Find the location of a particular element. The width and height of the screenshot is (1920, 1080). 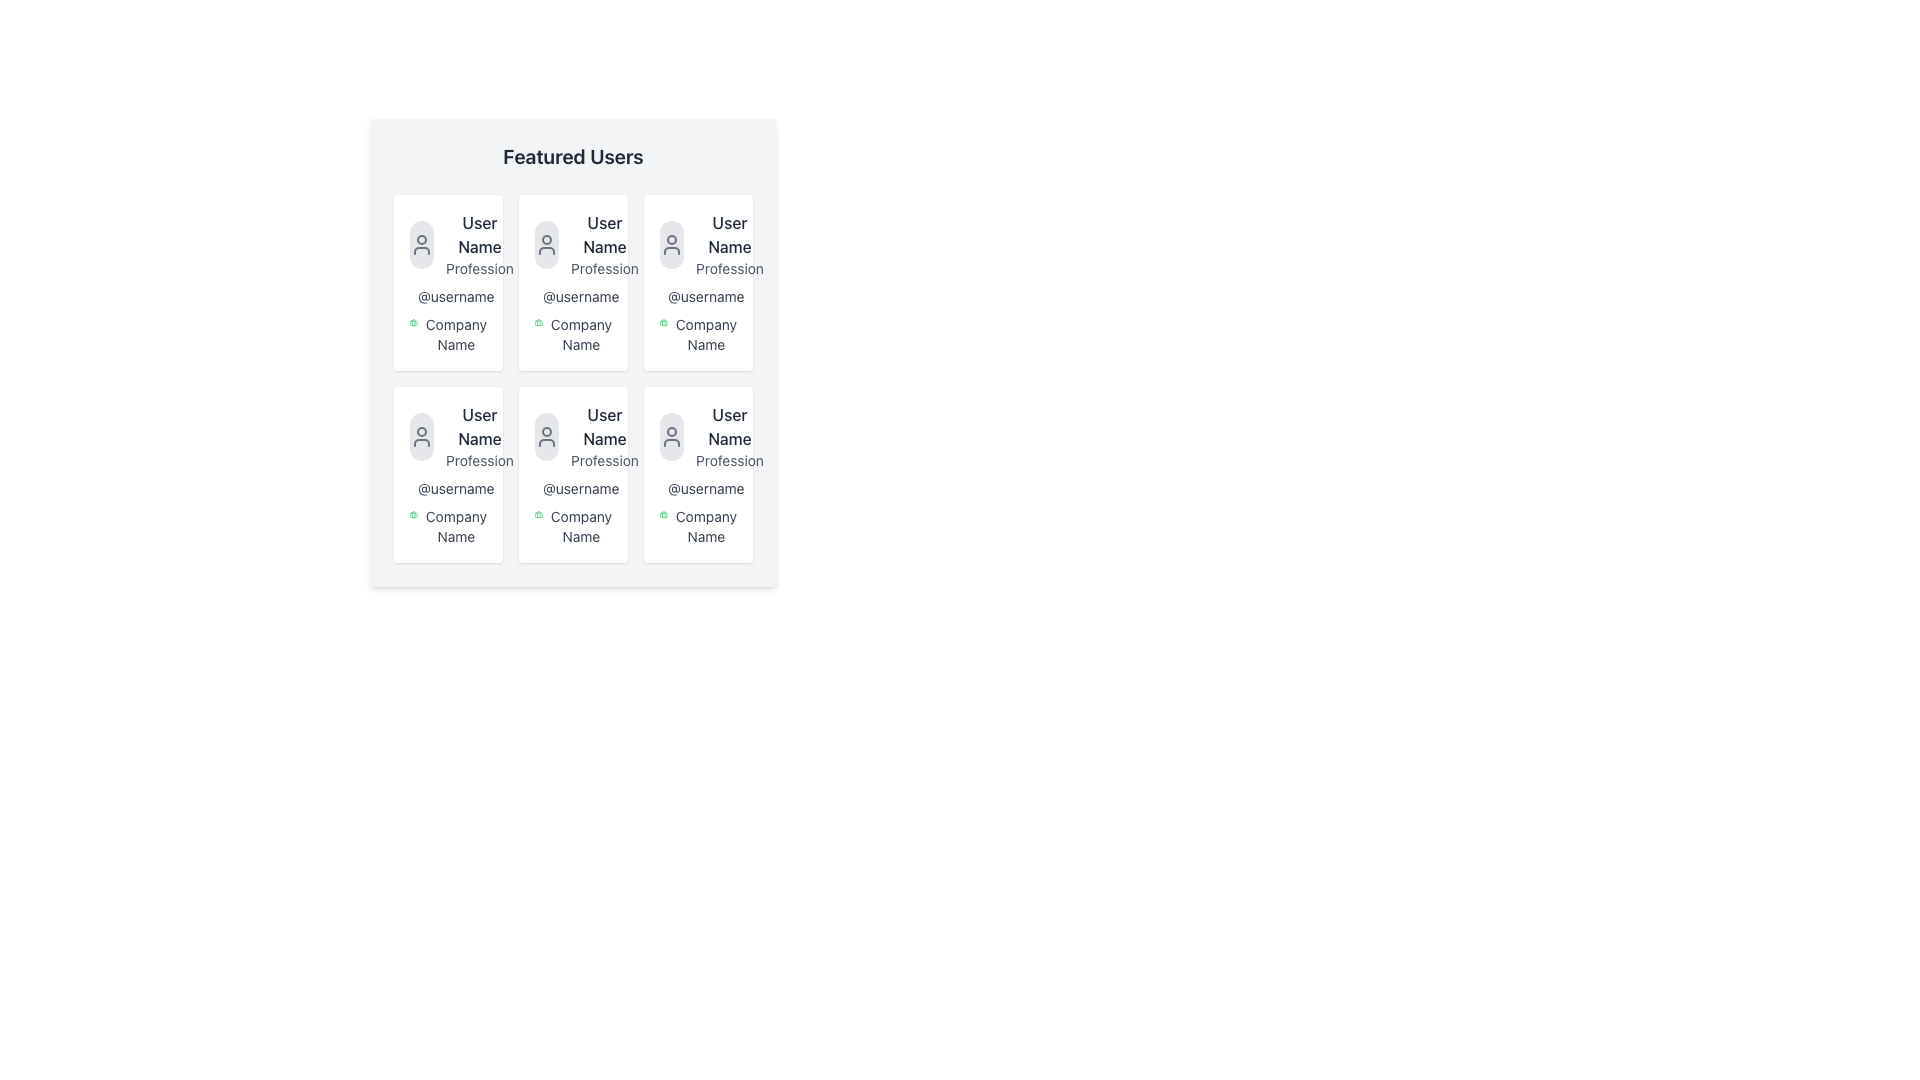

the circular icon with a light gray background featuring a user avatar illustration, located in the bottom-right card of a 3x2 grid, directly above the text 'User Name' and 'Profession' is located at coordinates (672, 435).